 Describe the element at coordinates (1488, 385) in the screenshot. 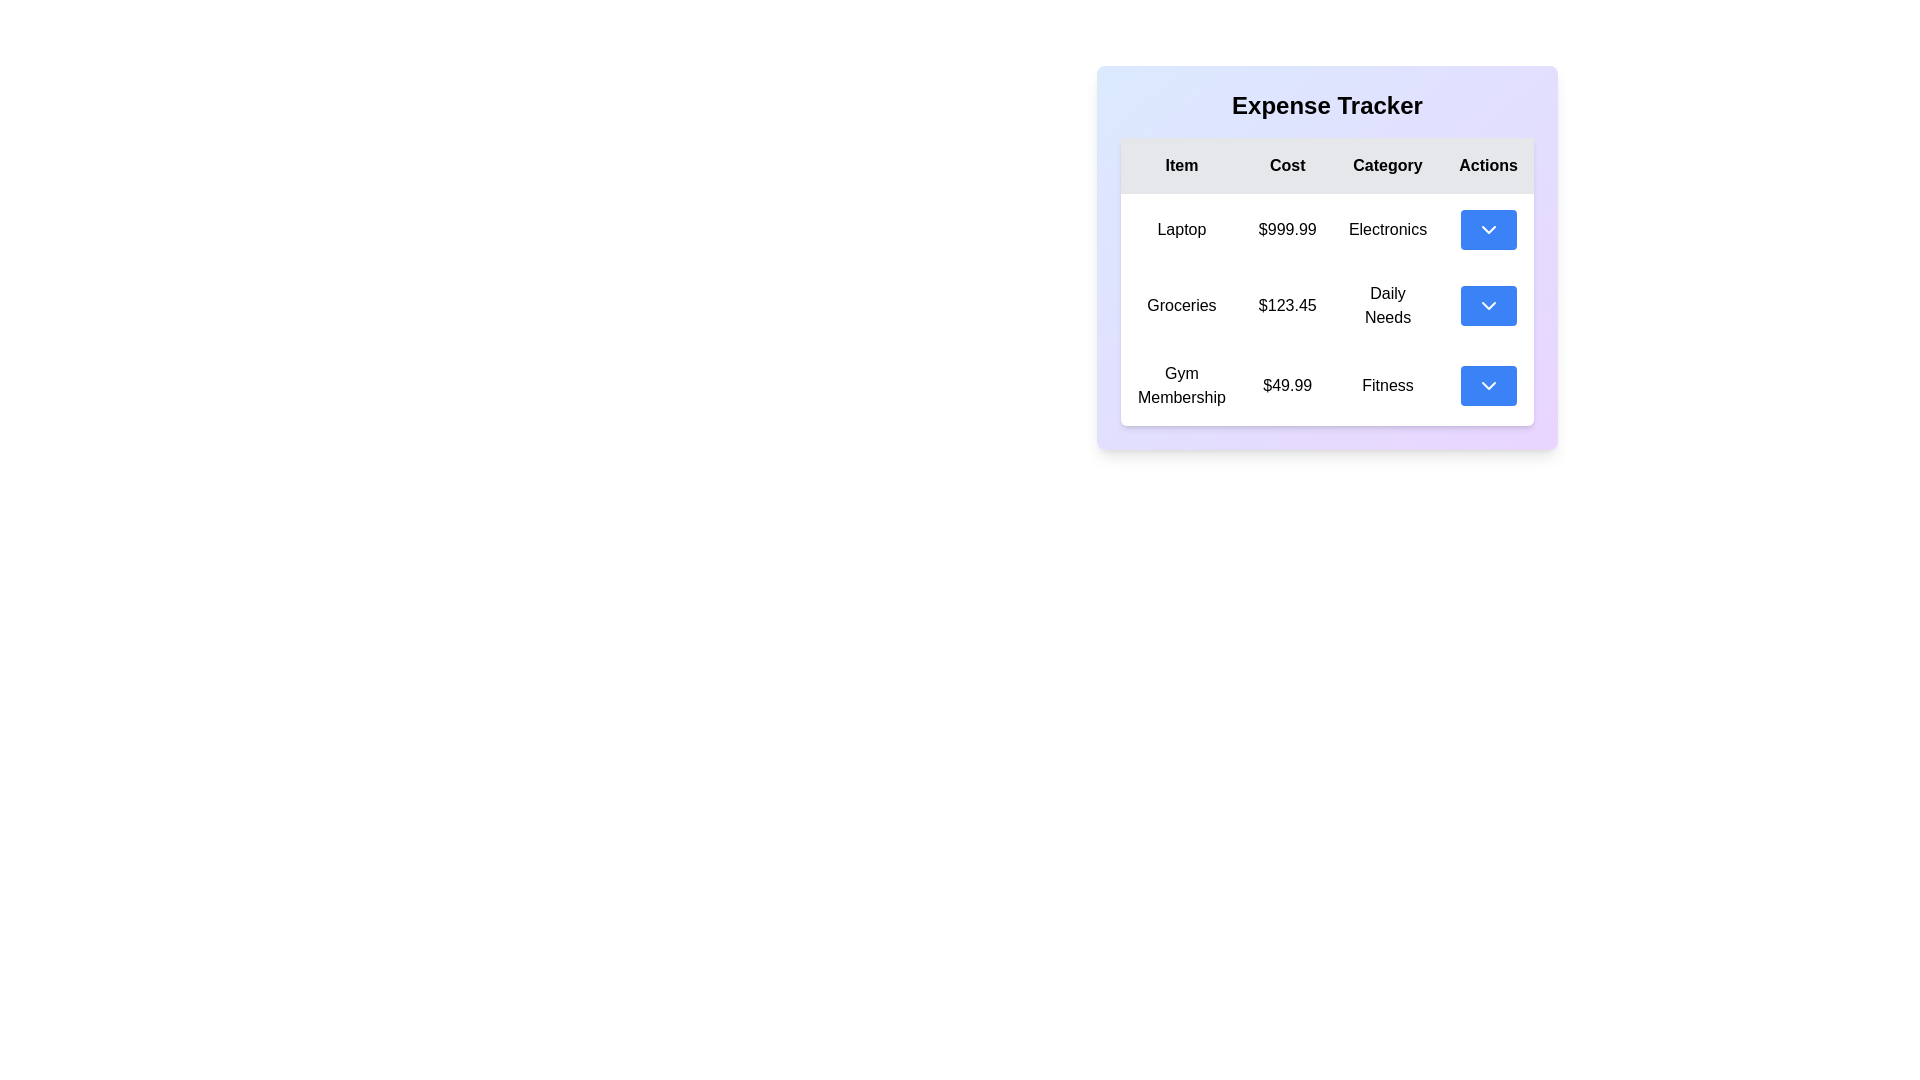

I see `the dropdown trigger button located in the Actions column of the last row of the table` at that location.